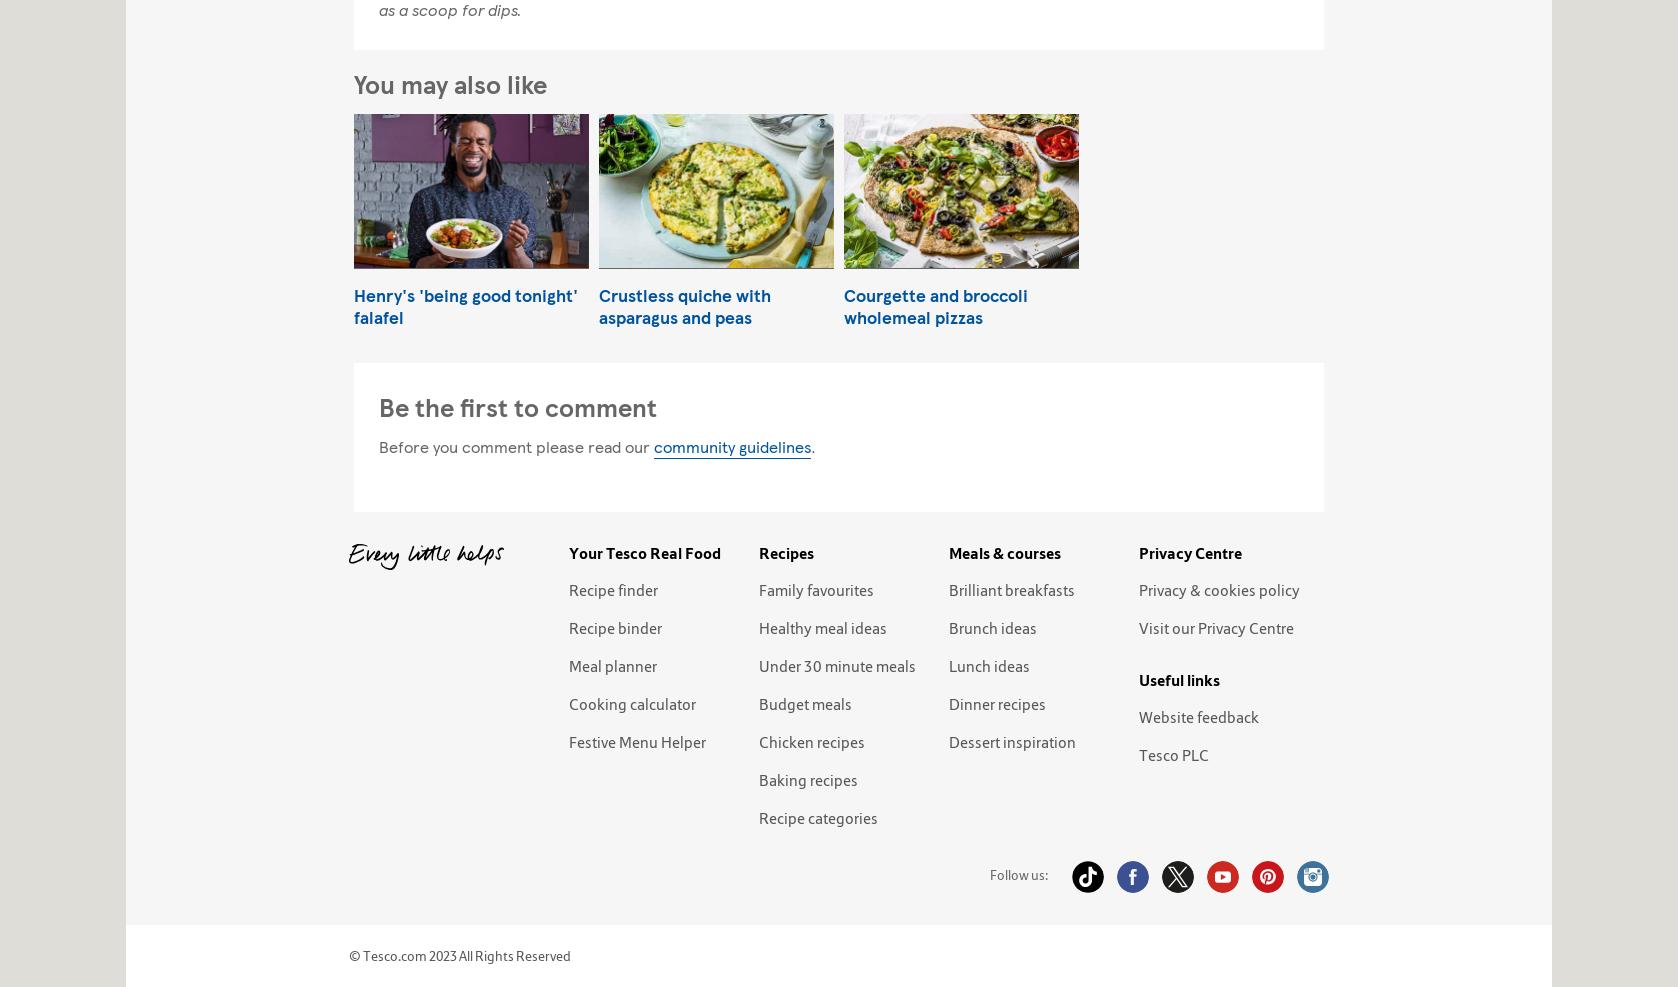  What do you see at coordinates (1216, 626) in the screenshot?
I see `'Visit our Privacy Centre'` at bounding box center [1216, 626].